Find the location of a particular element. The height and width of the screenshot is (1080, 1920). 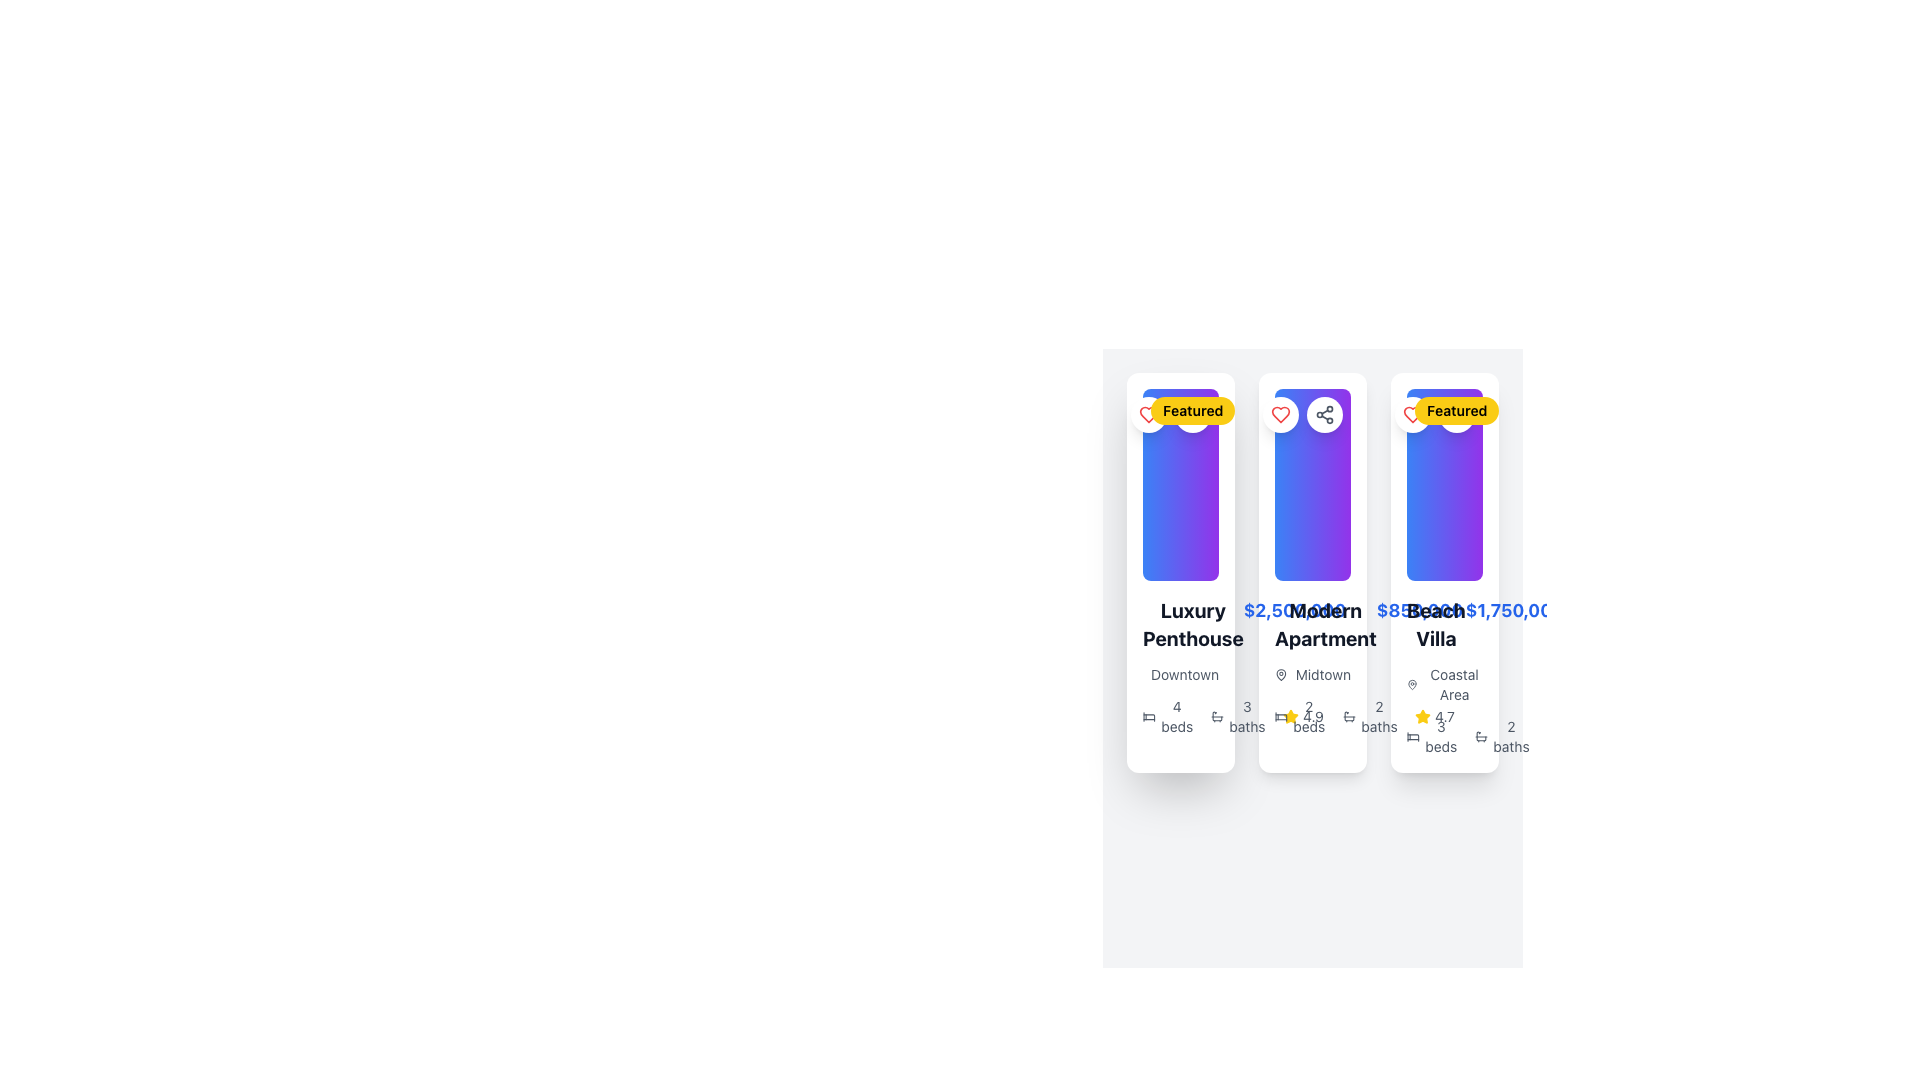

the share icon, which consists of three connected circles in a minimalistic gray design is located at coordinates (1324, 414).